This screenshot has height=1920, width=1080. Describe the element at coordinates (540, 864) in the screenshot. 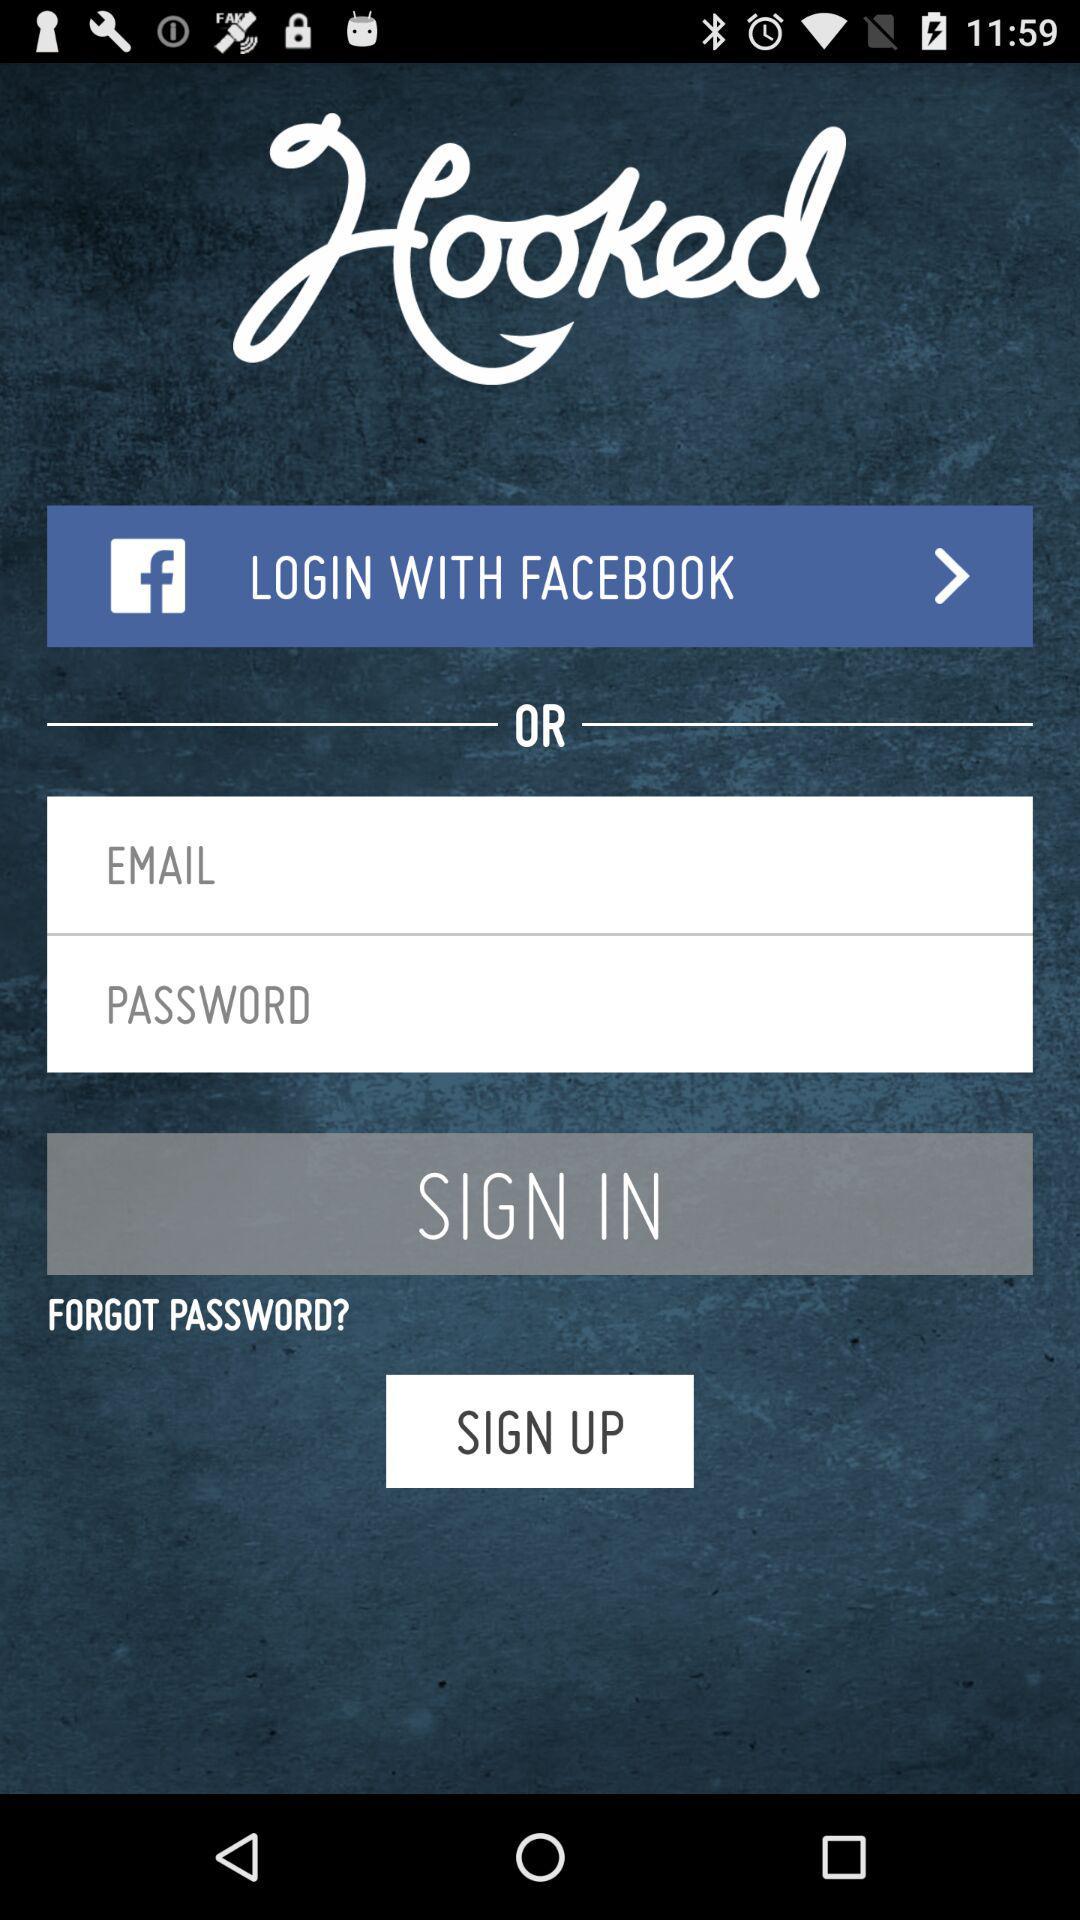

I see `the app below or app` at that location.